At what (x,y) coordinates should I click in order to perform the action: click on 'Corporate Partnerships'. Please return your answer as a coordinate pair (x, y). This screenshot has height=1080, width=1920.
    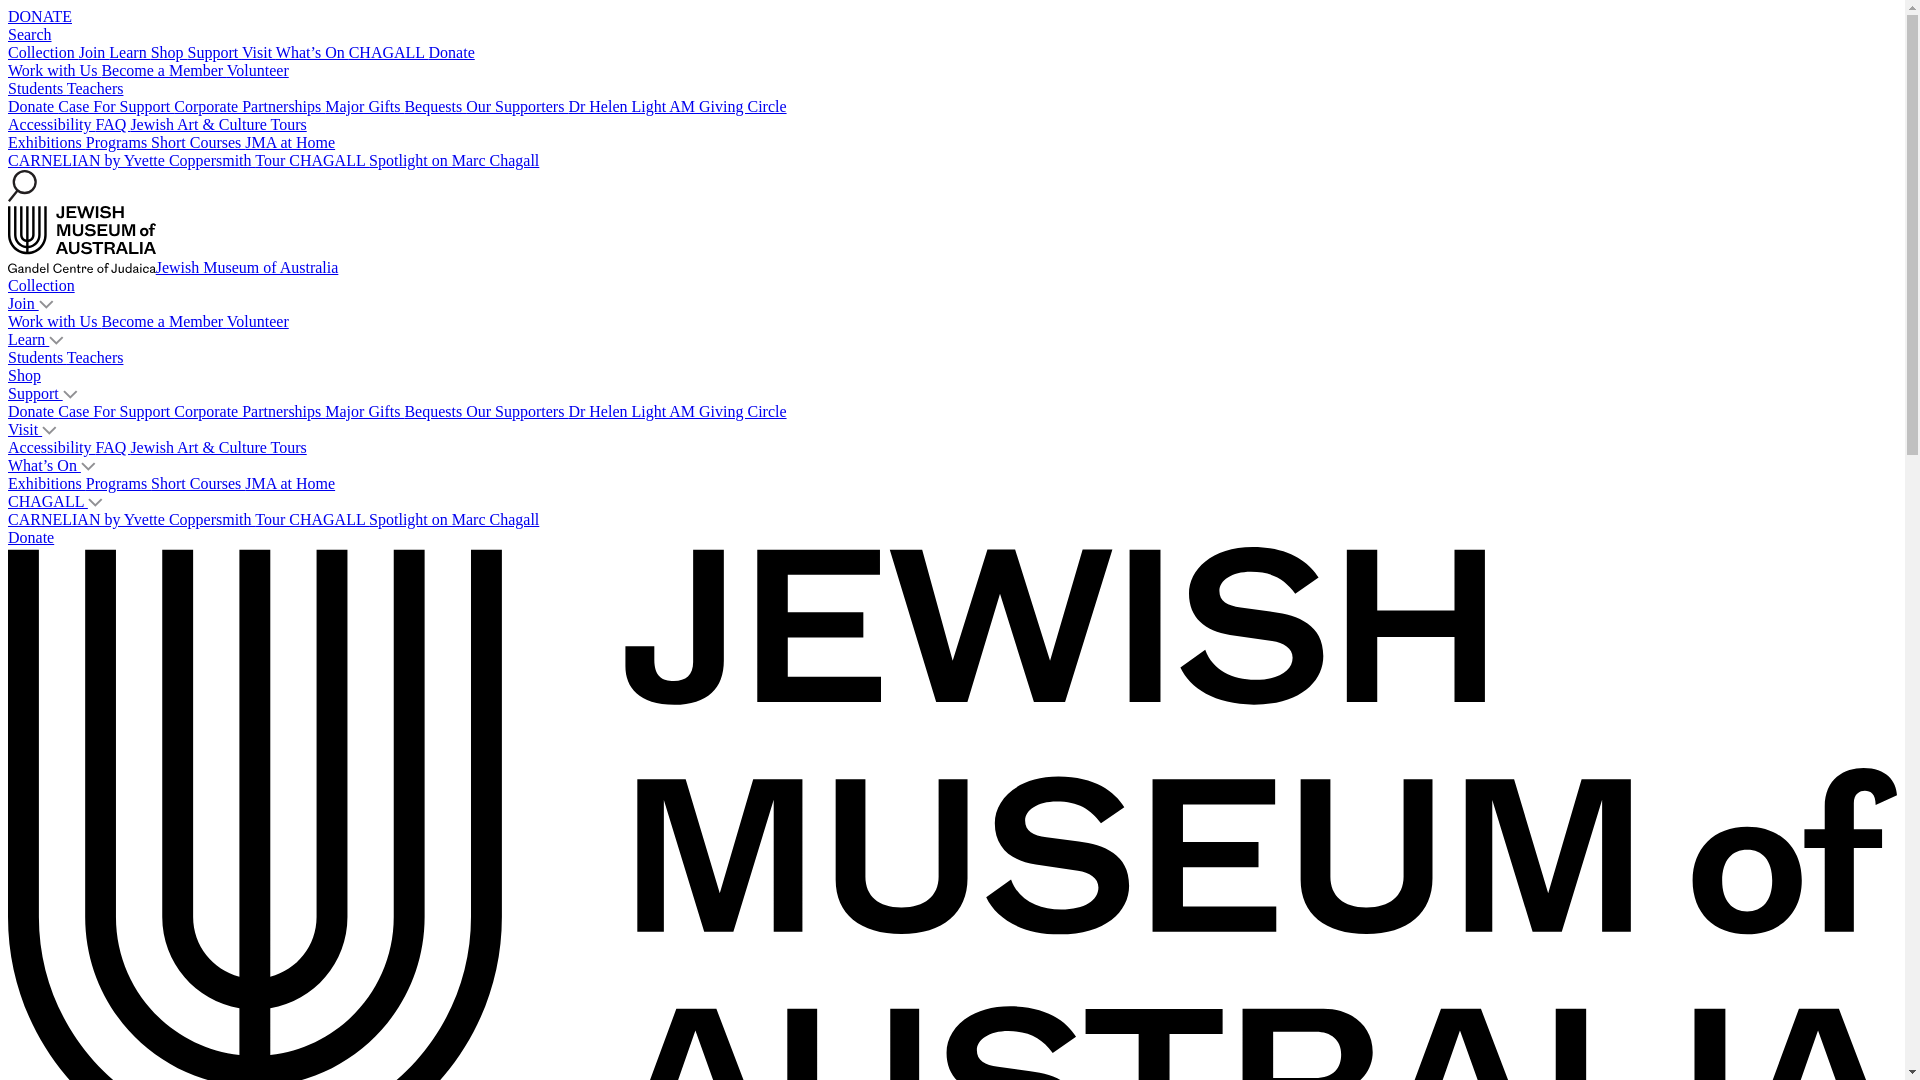
    Looking at the image, I should click on (248, 106).